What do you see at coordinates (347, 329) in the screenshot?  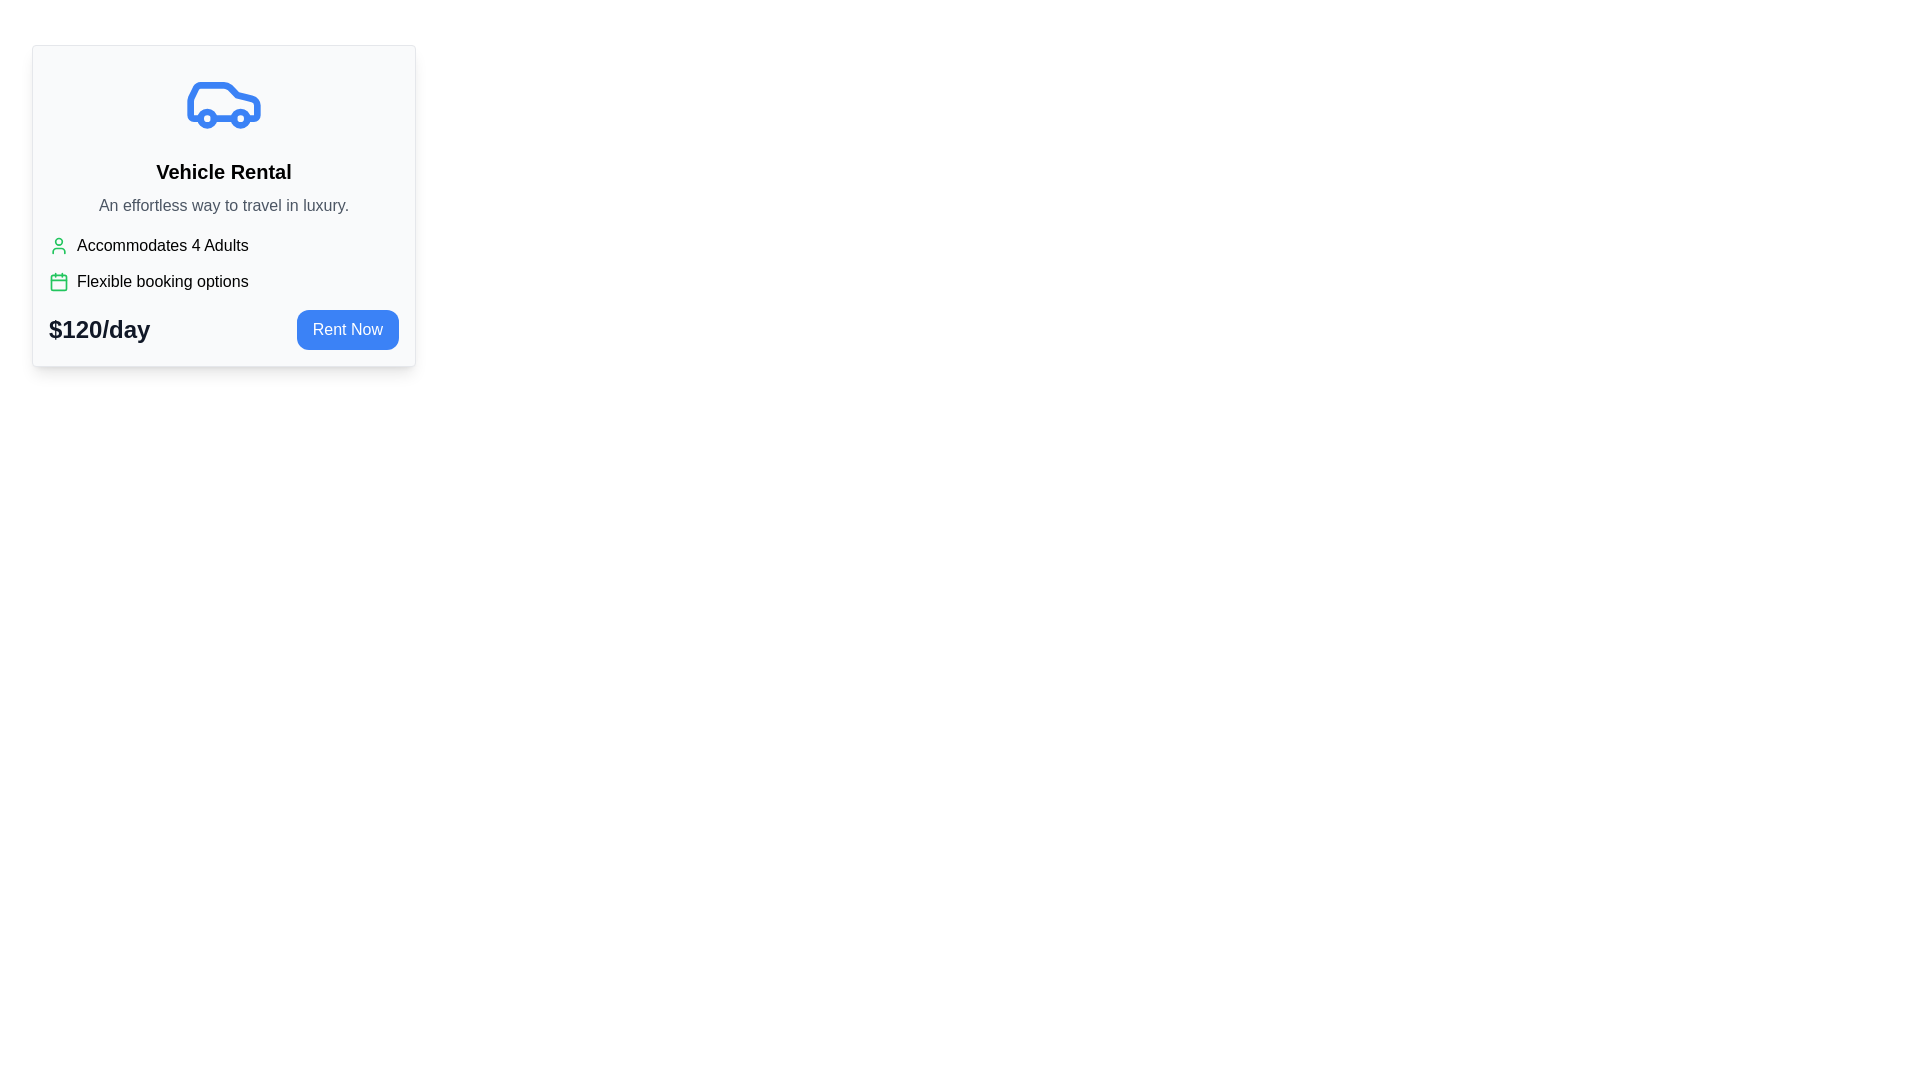 I see `the button that initiates the vehicle rental process` at bounding box center [347, 329].